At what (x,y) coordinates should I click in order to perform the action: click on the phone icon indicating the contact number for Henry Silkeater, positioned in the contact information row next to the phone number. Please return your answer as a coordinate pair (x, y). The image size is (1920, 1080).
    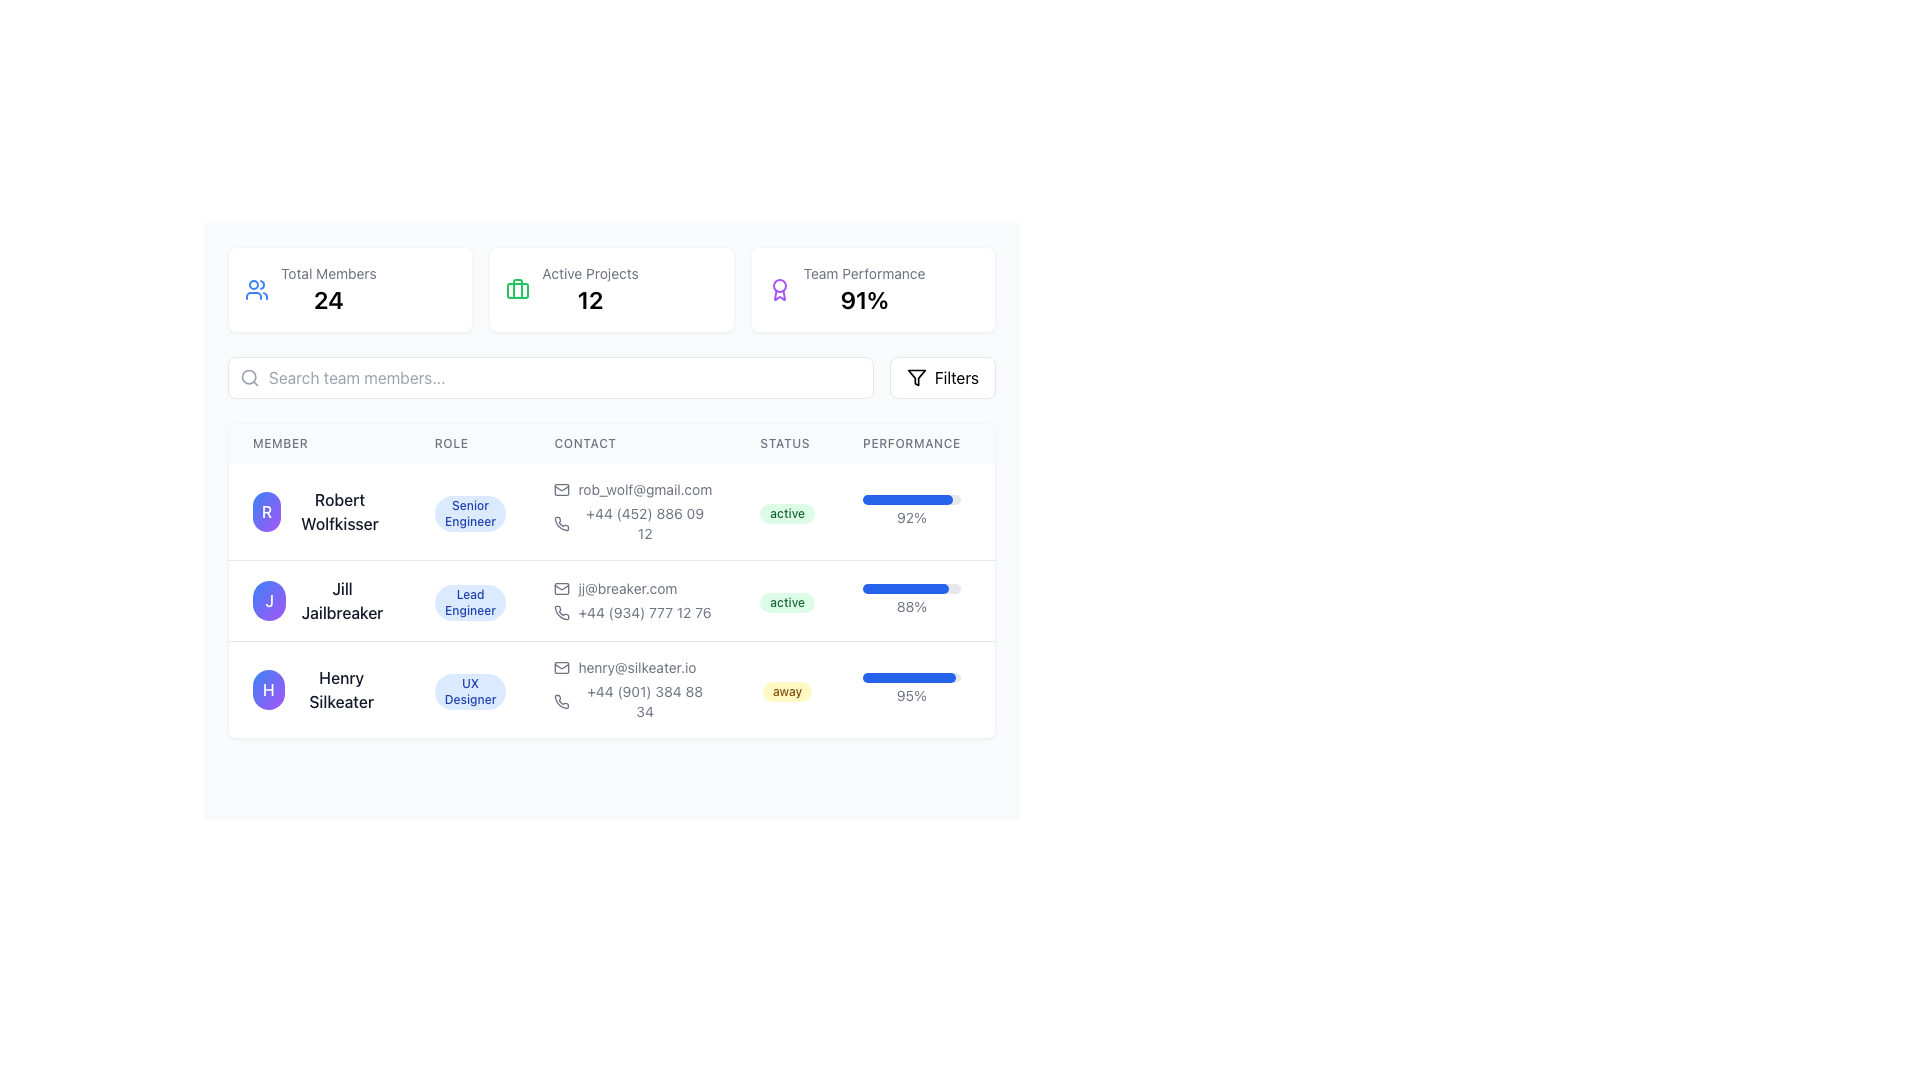
    Looking at the image, I should click on (561, 523).